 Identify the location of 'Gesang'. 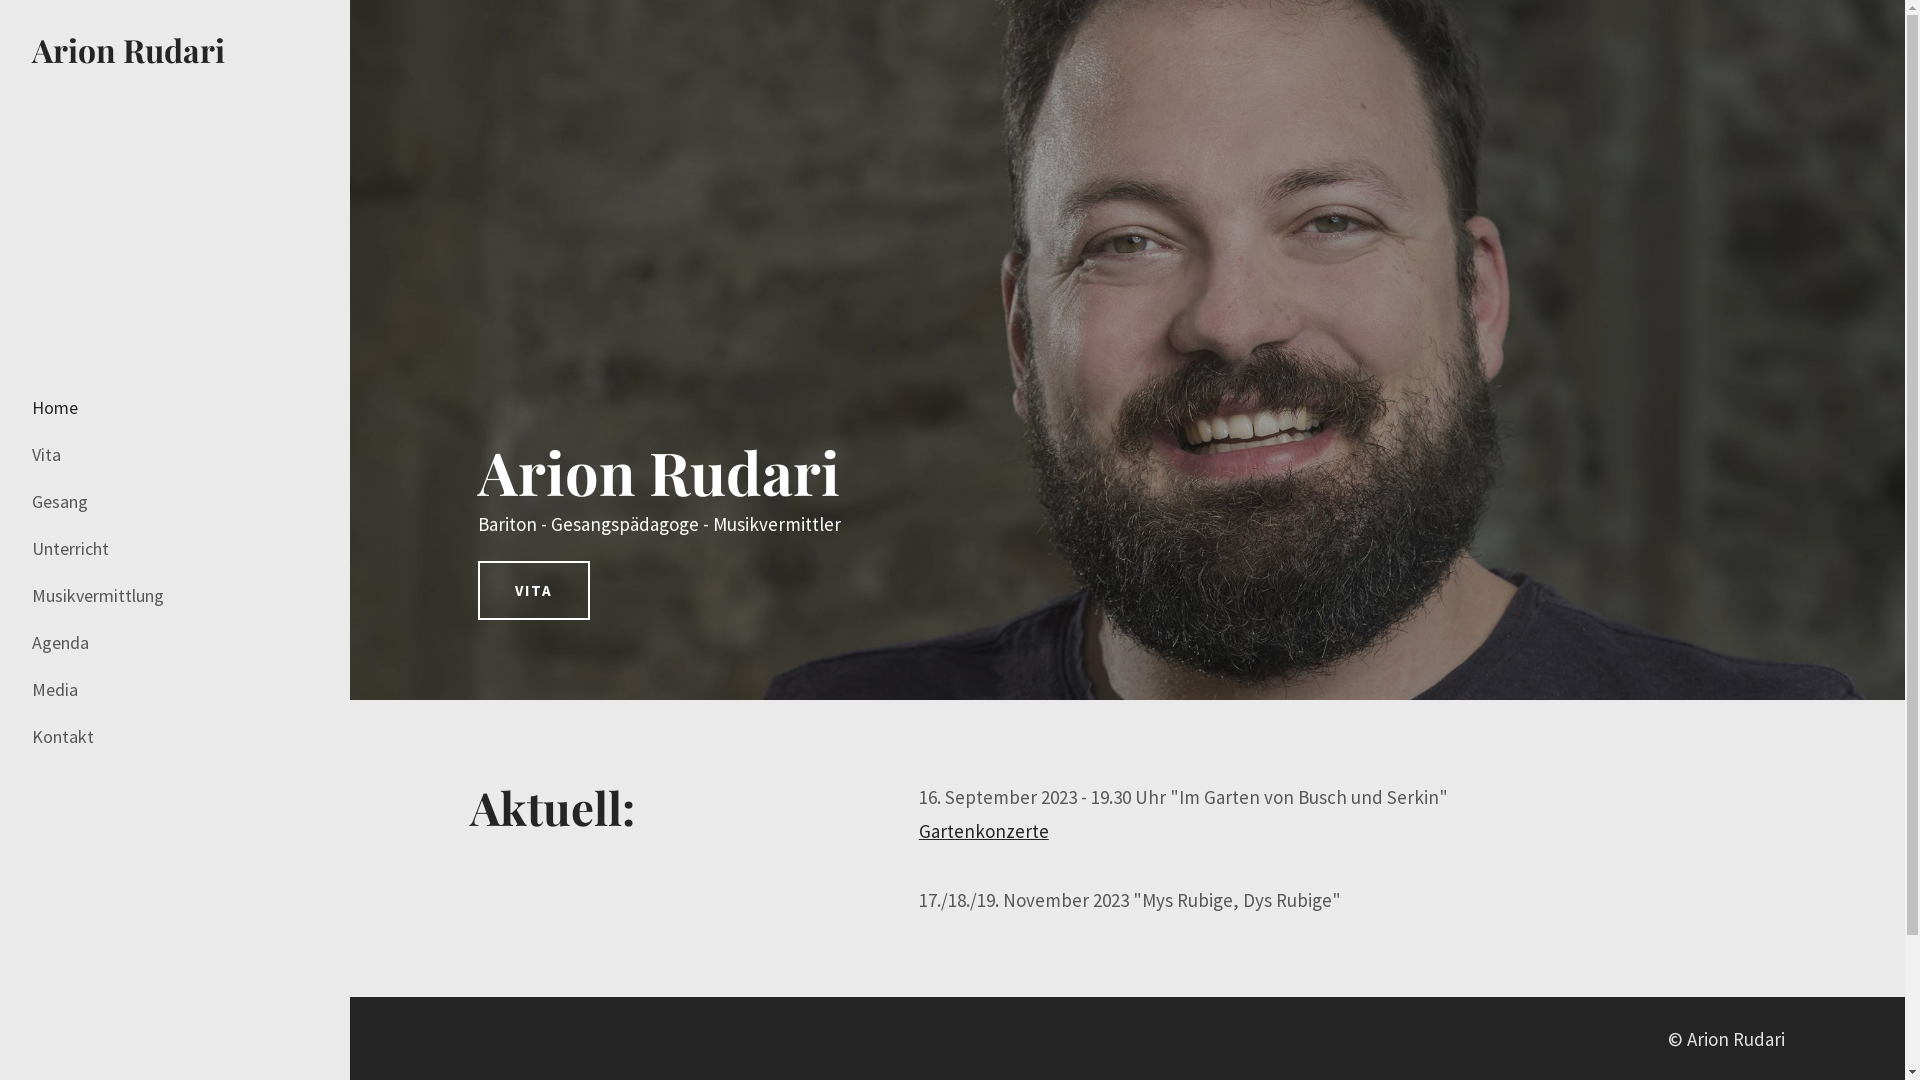
(66, 500).